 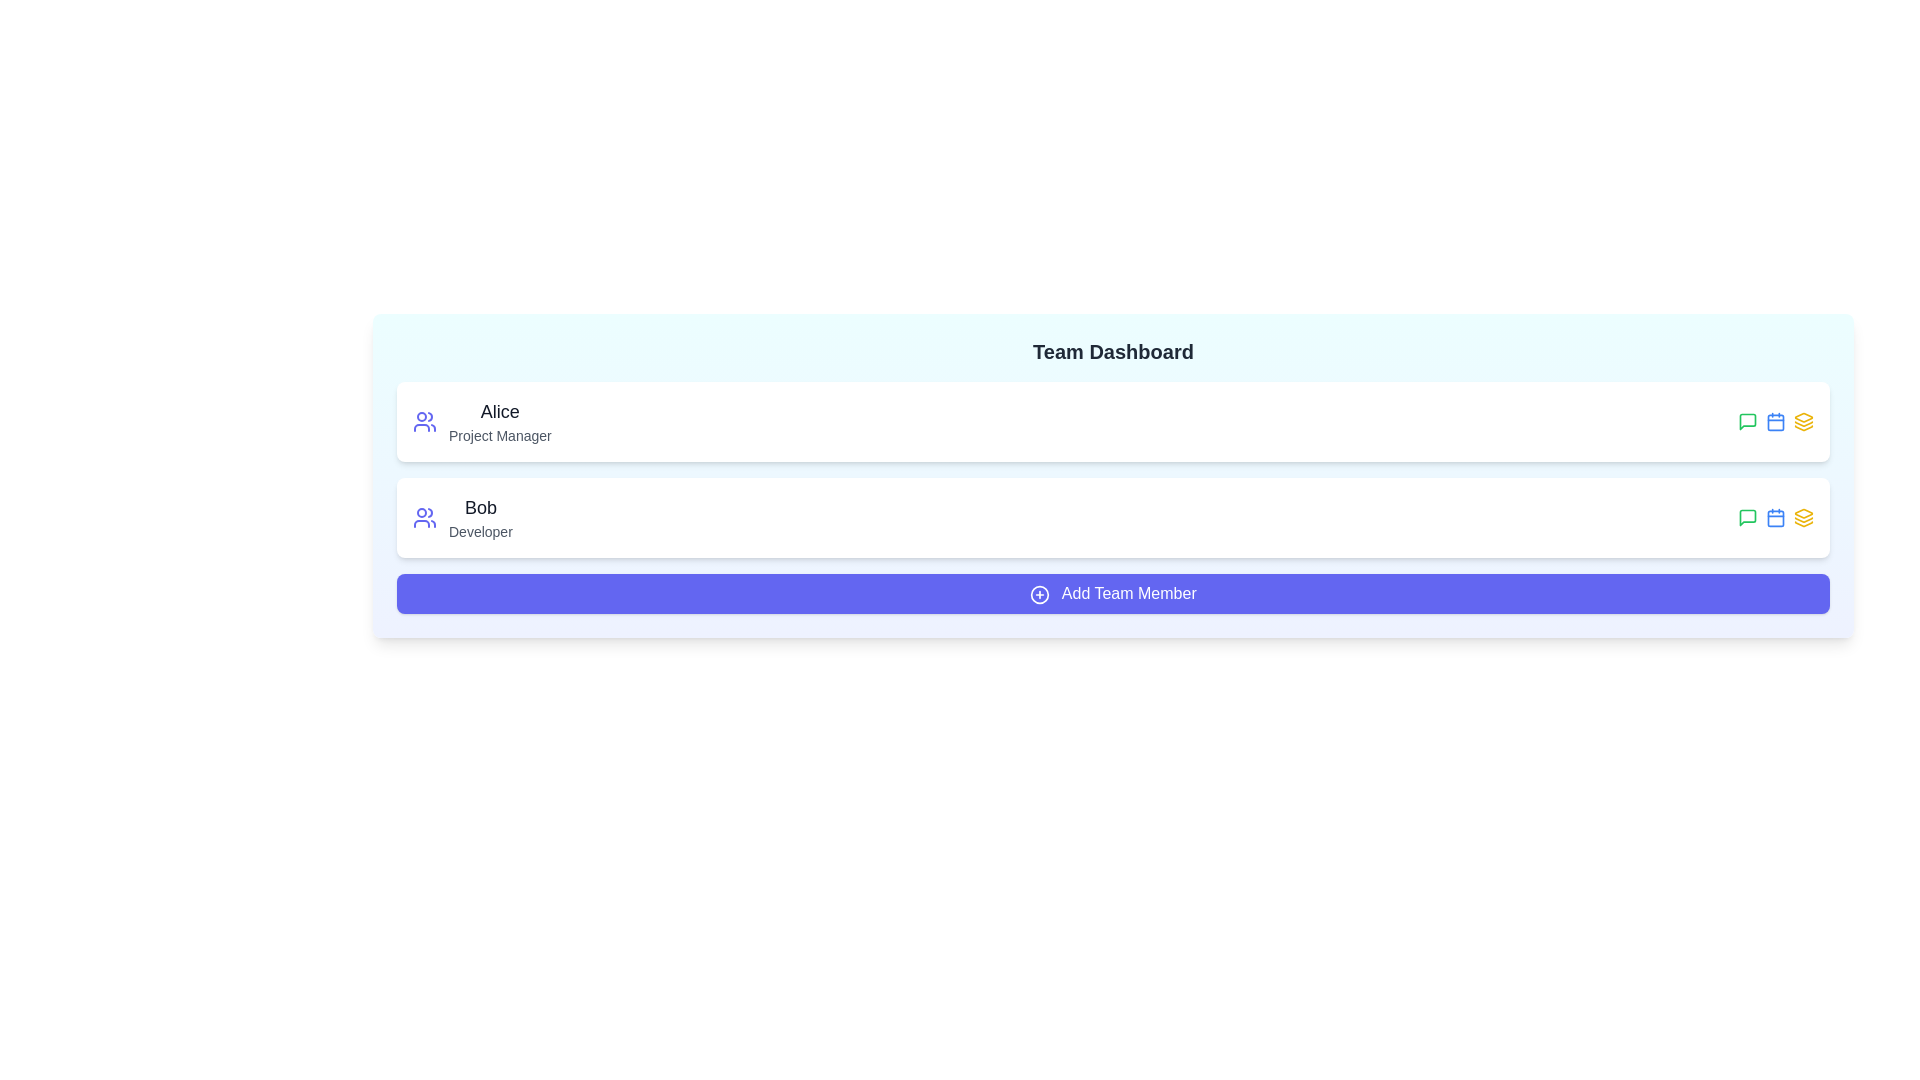 What do you see at coordinates (1776, 516) in the screenshot?
I see `the small blue calendar icon located near other icons in the interface, specifically the second icon from the right associated with the 'Bob' entry` at bounding box center [1776, 516].